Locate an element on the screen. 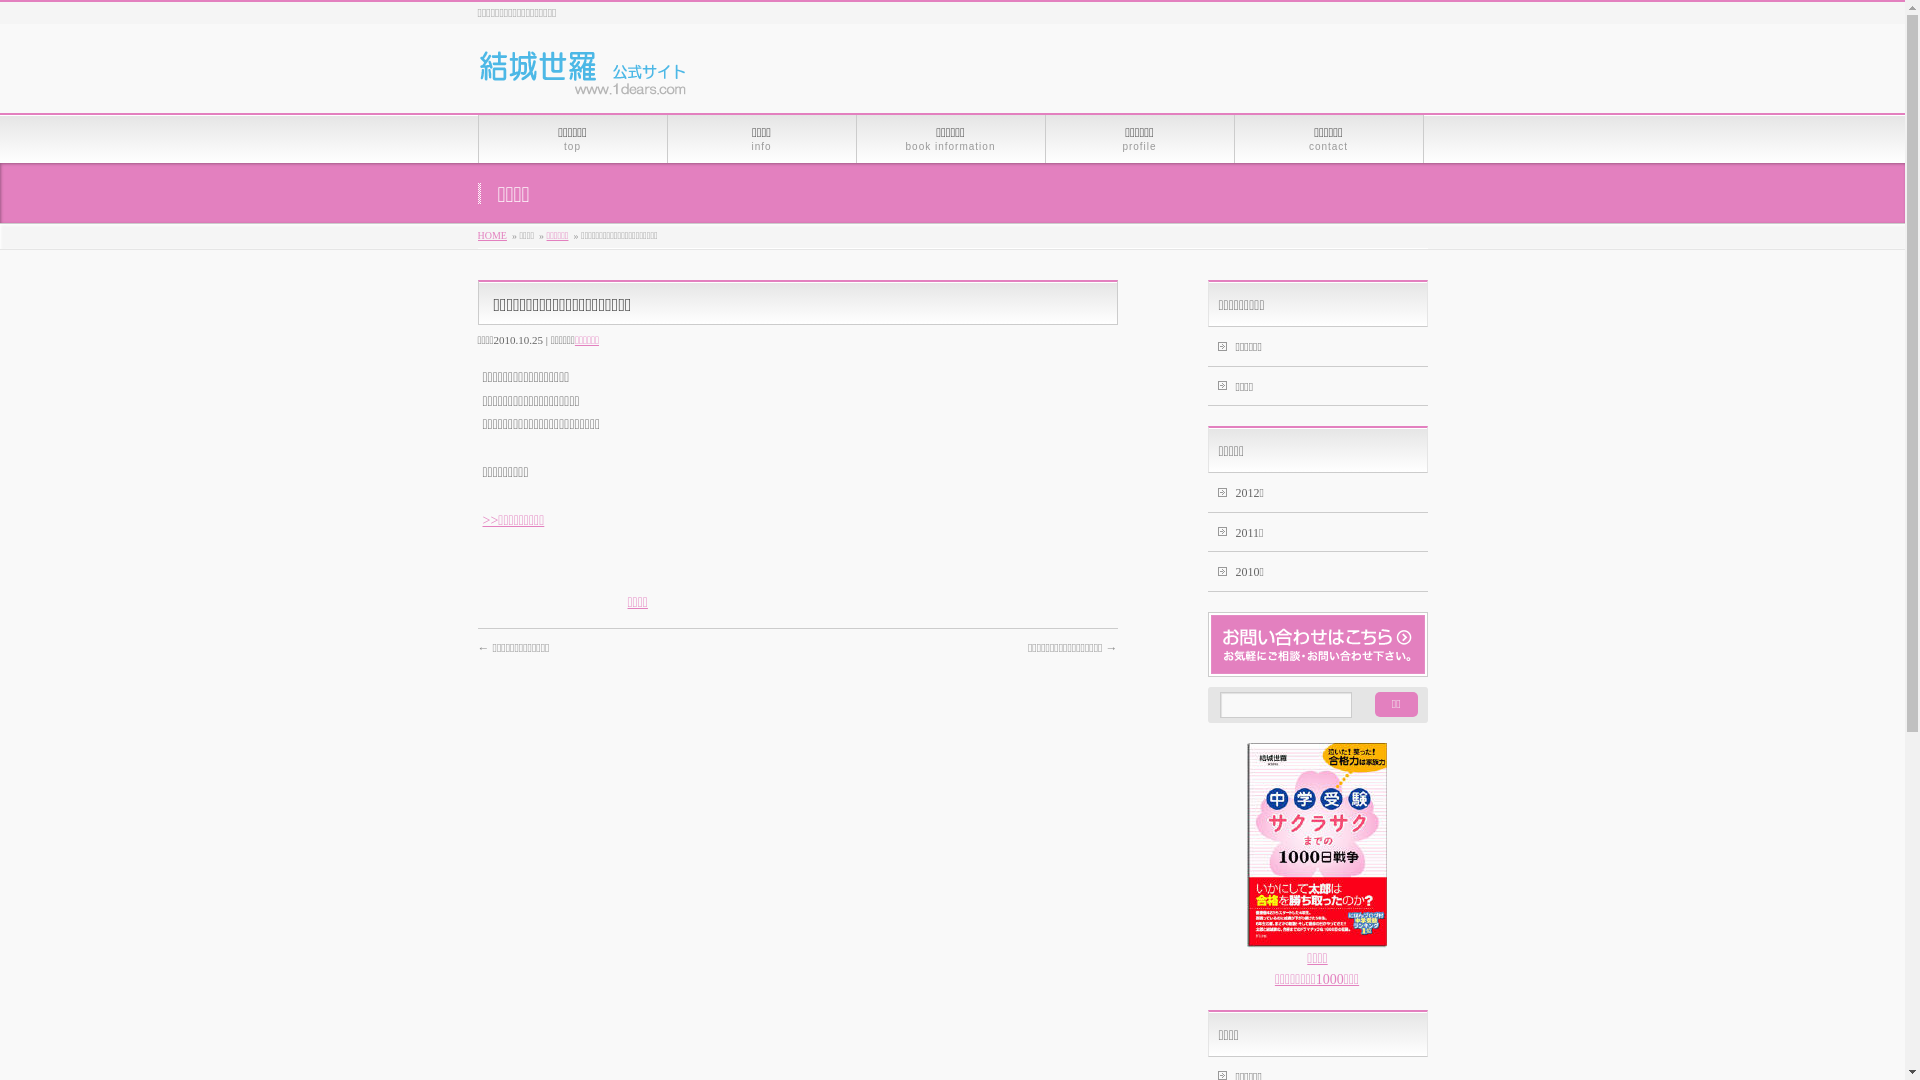 The image size is (1920, 1080). 'HOME' is located at coordinates (492, 234).